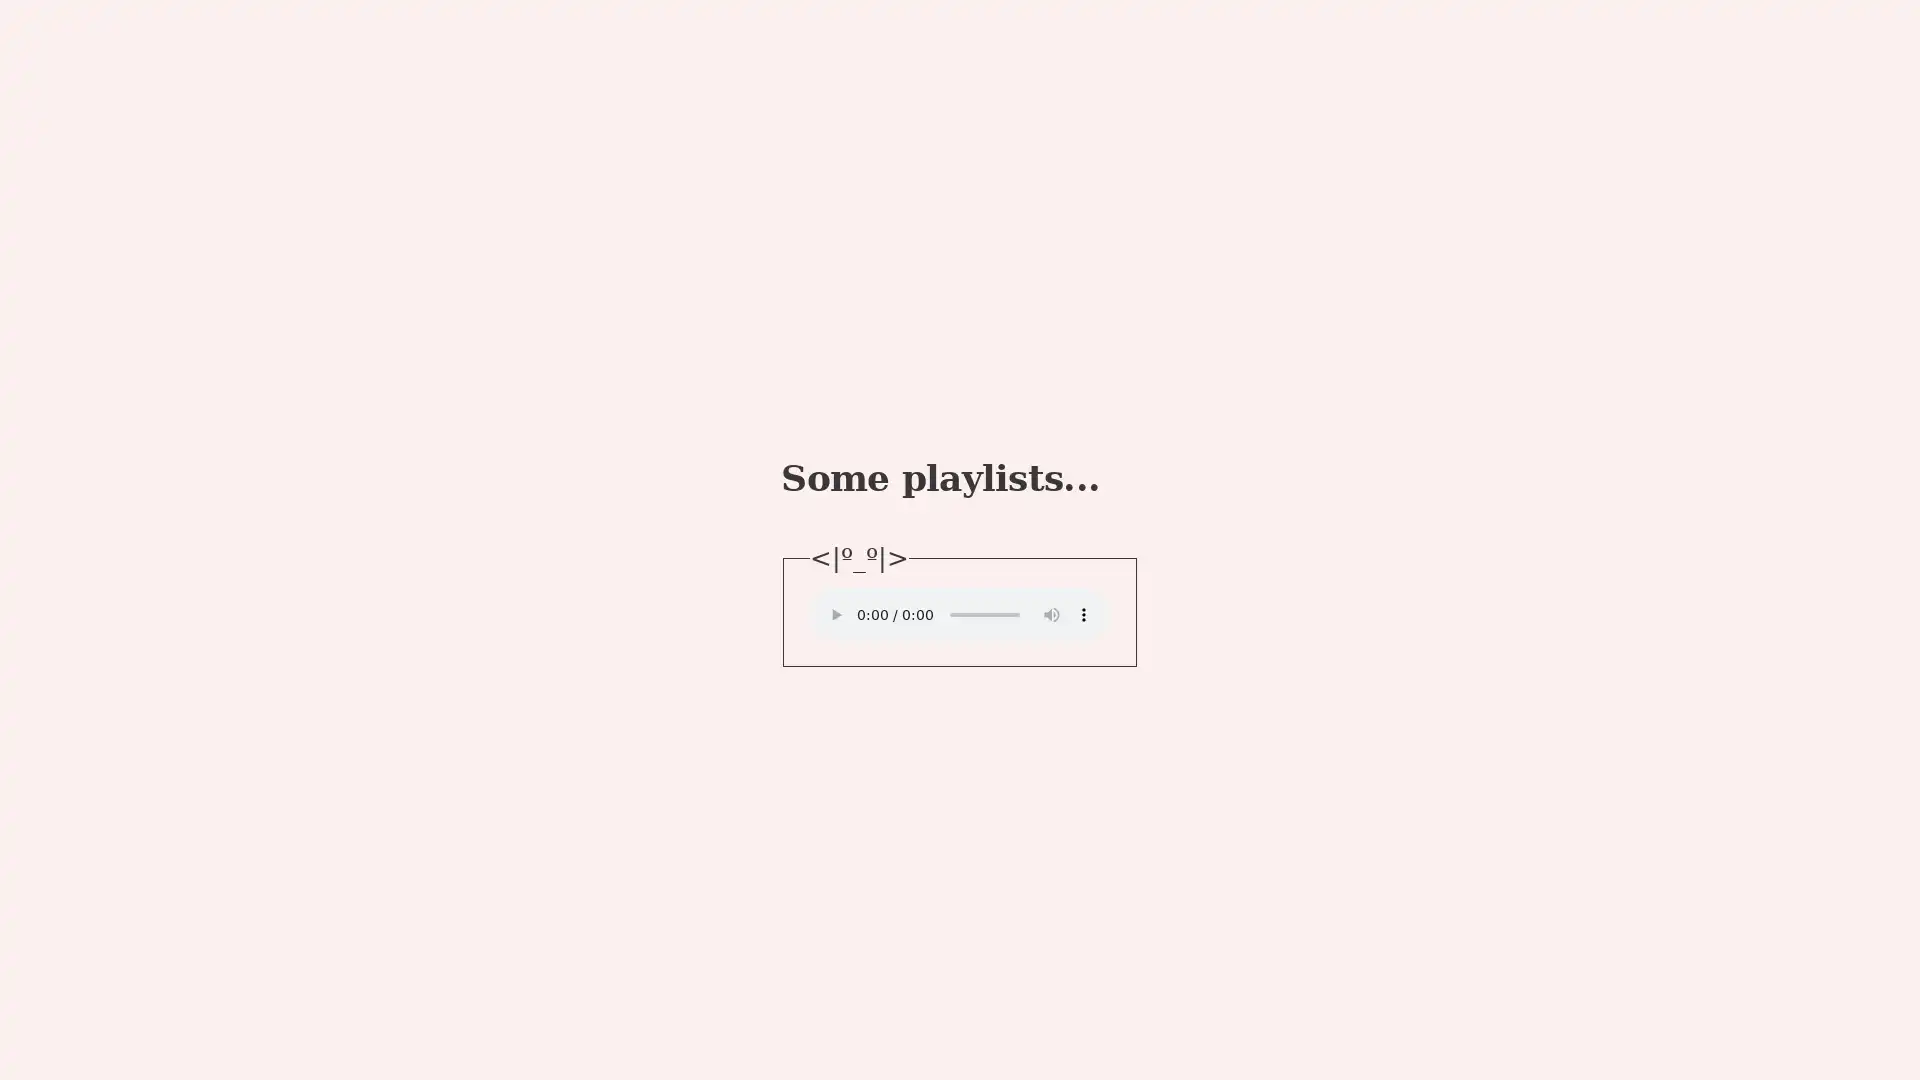 Image resolution: width=1920 pixels, height=1080 pixels. I want to click on play, so click(835, 612).